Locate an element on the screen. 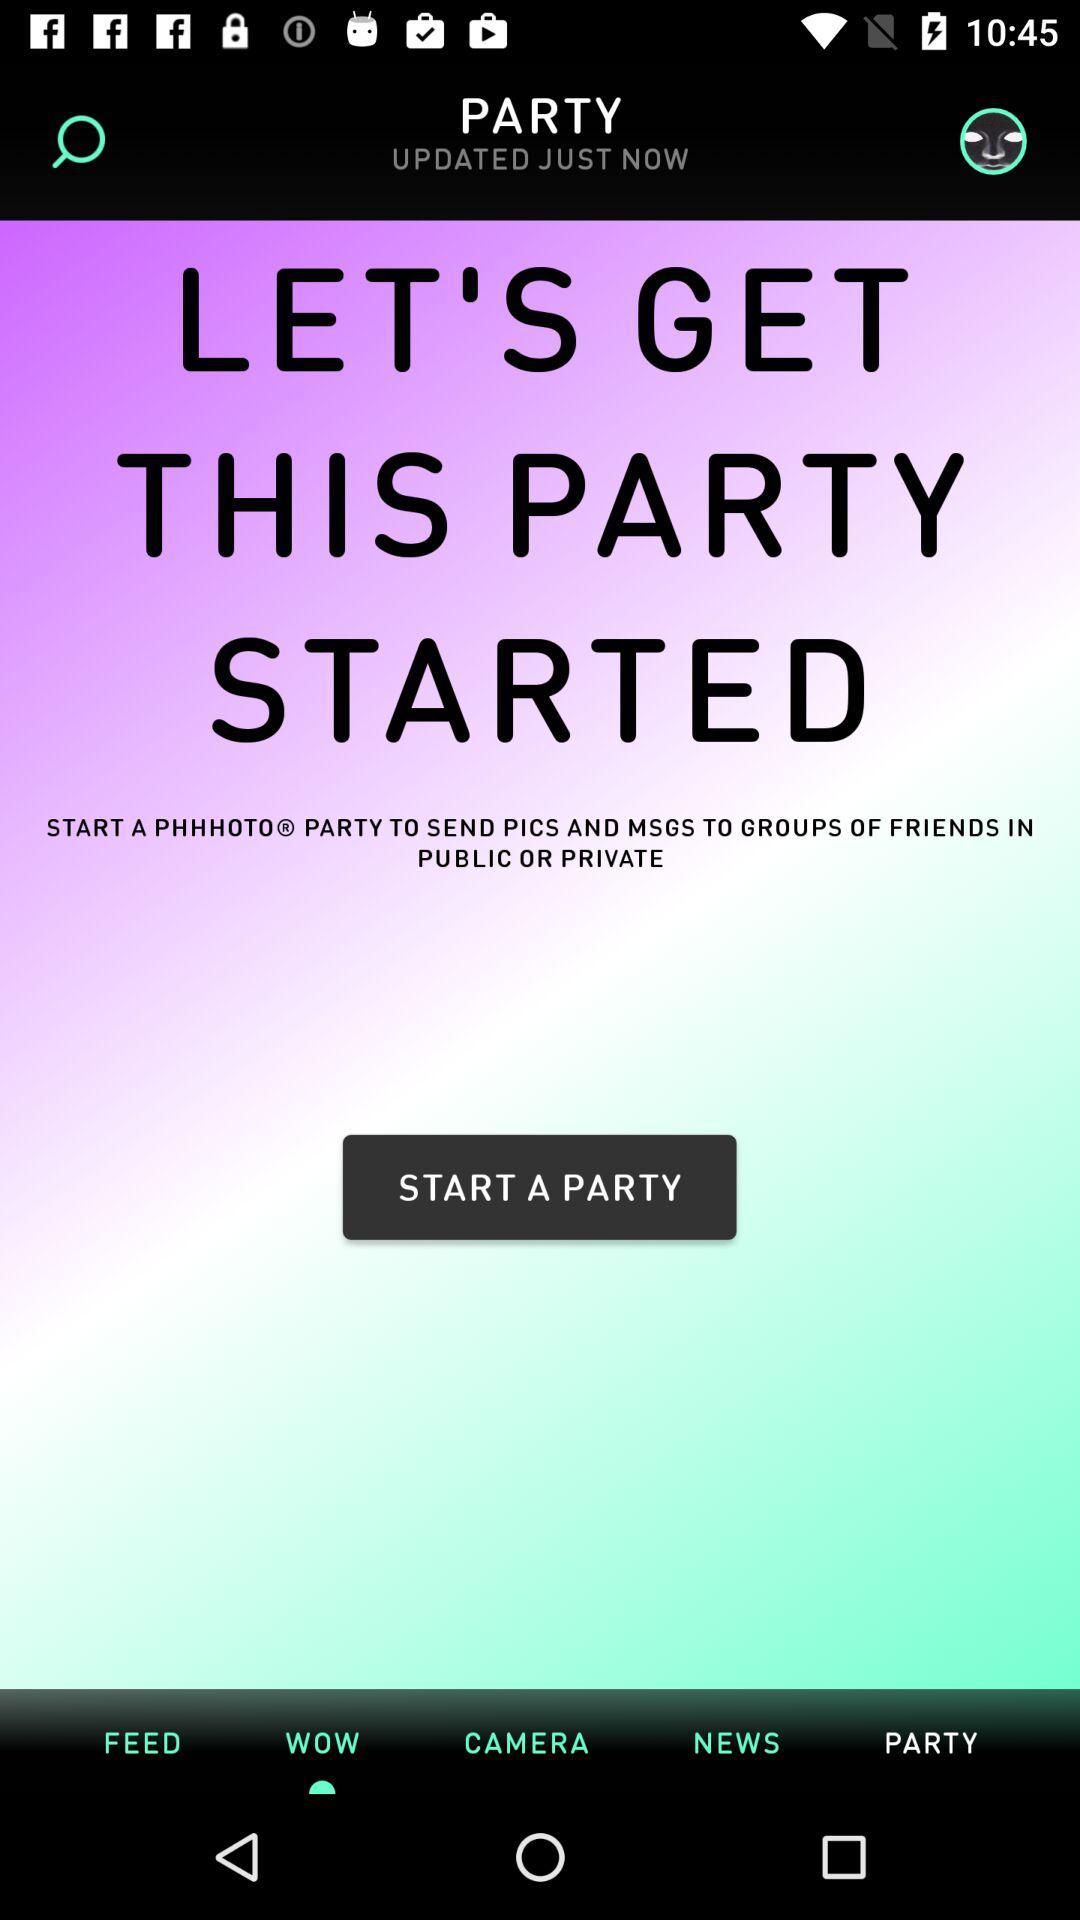  the news item is located at coordinates (736, 1740).